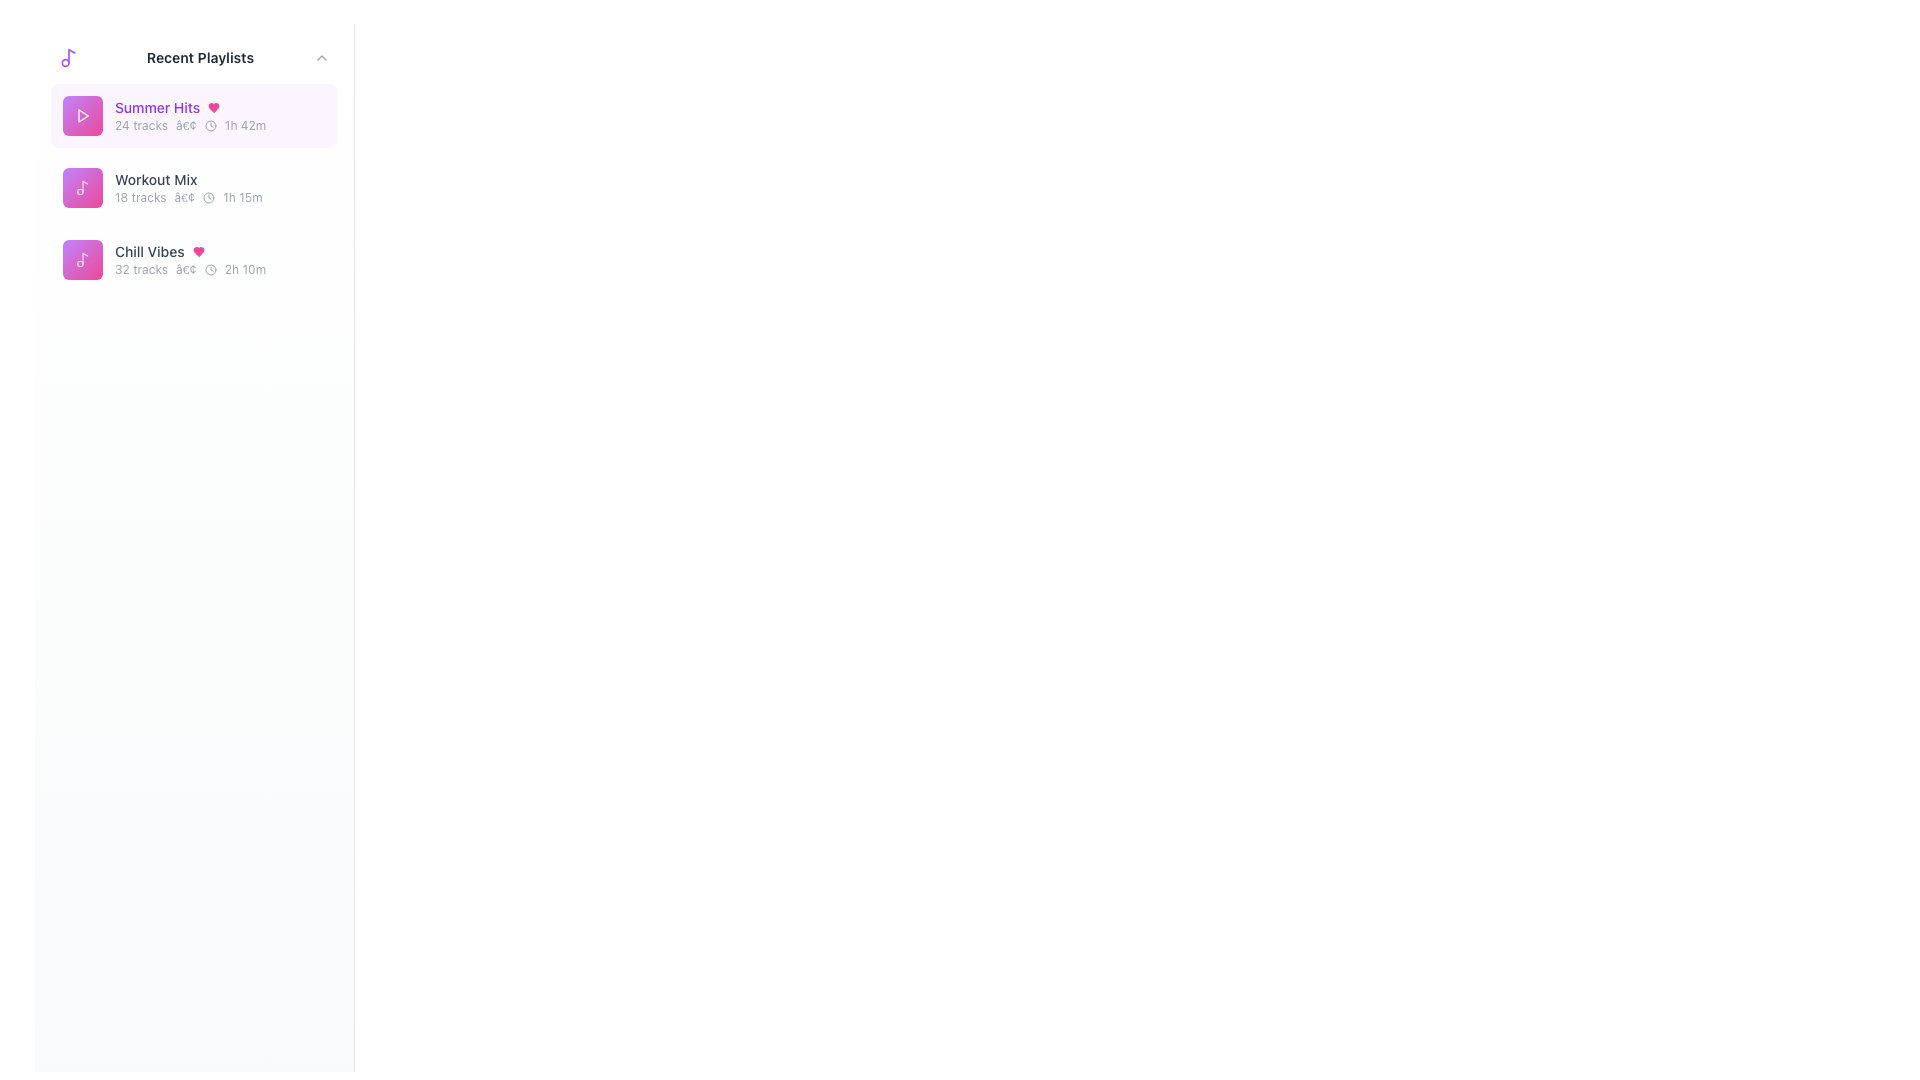  What do you see at coordinates (84, 186) in the screenshot?
I see `the musical note icon representing the 'Workout Mix' playlist, which is centrally aligned within the square-shaped image preceding the text label` at bounding box center [84, 186].